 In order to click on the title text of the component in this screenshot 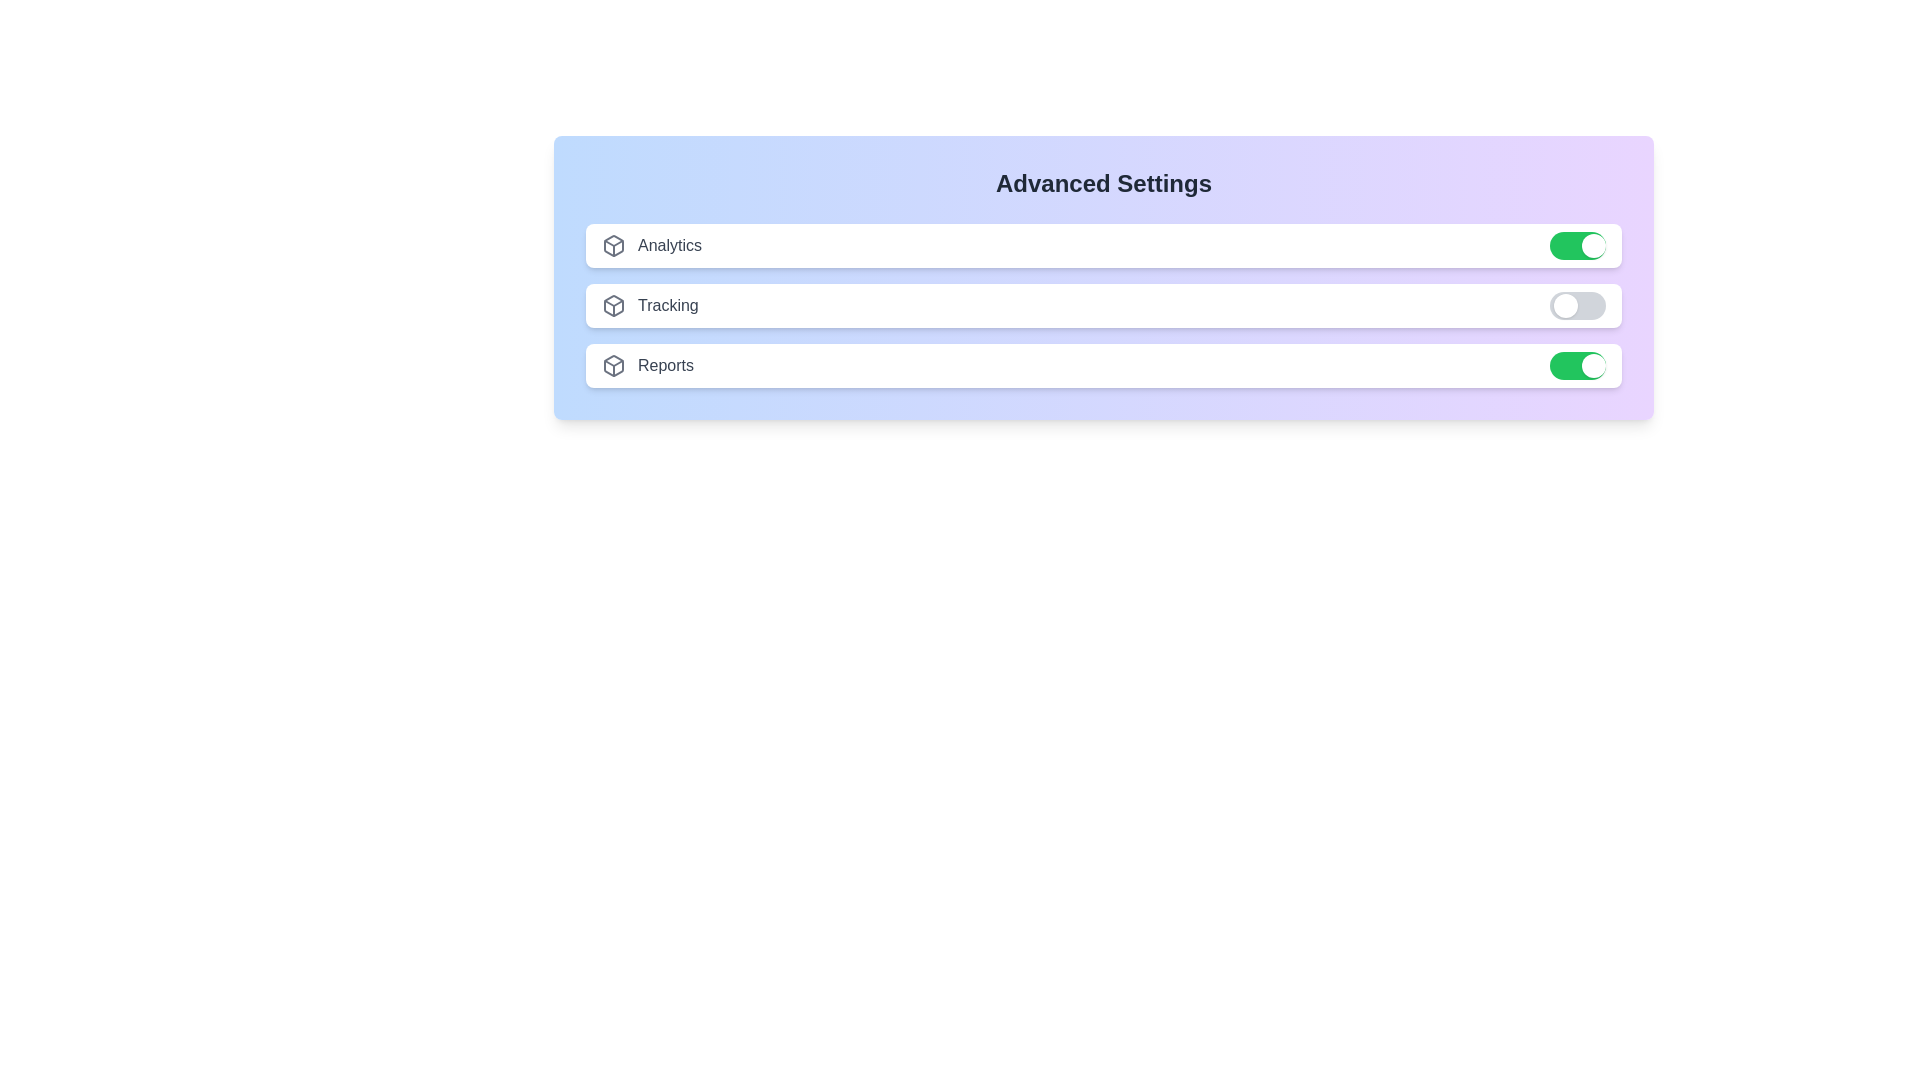, I will do `click(1103, 184)`.